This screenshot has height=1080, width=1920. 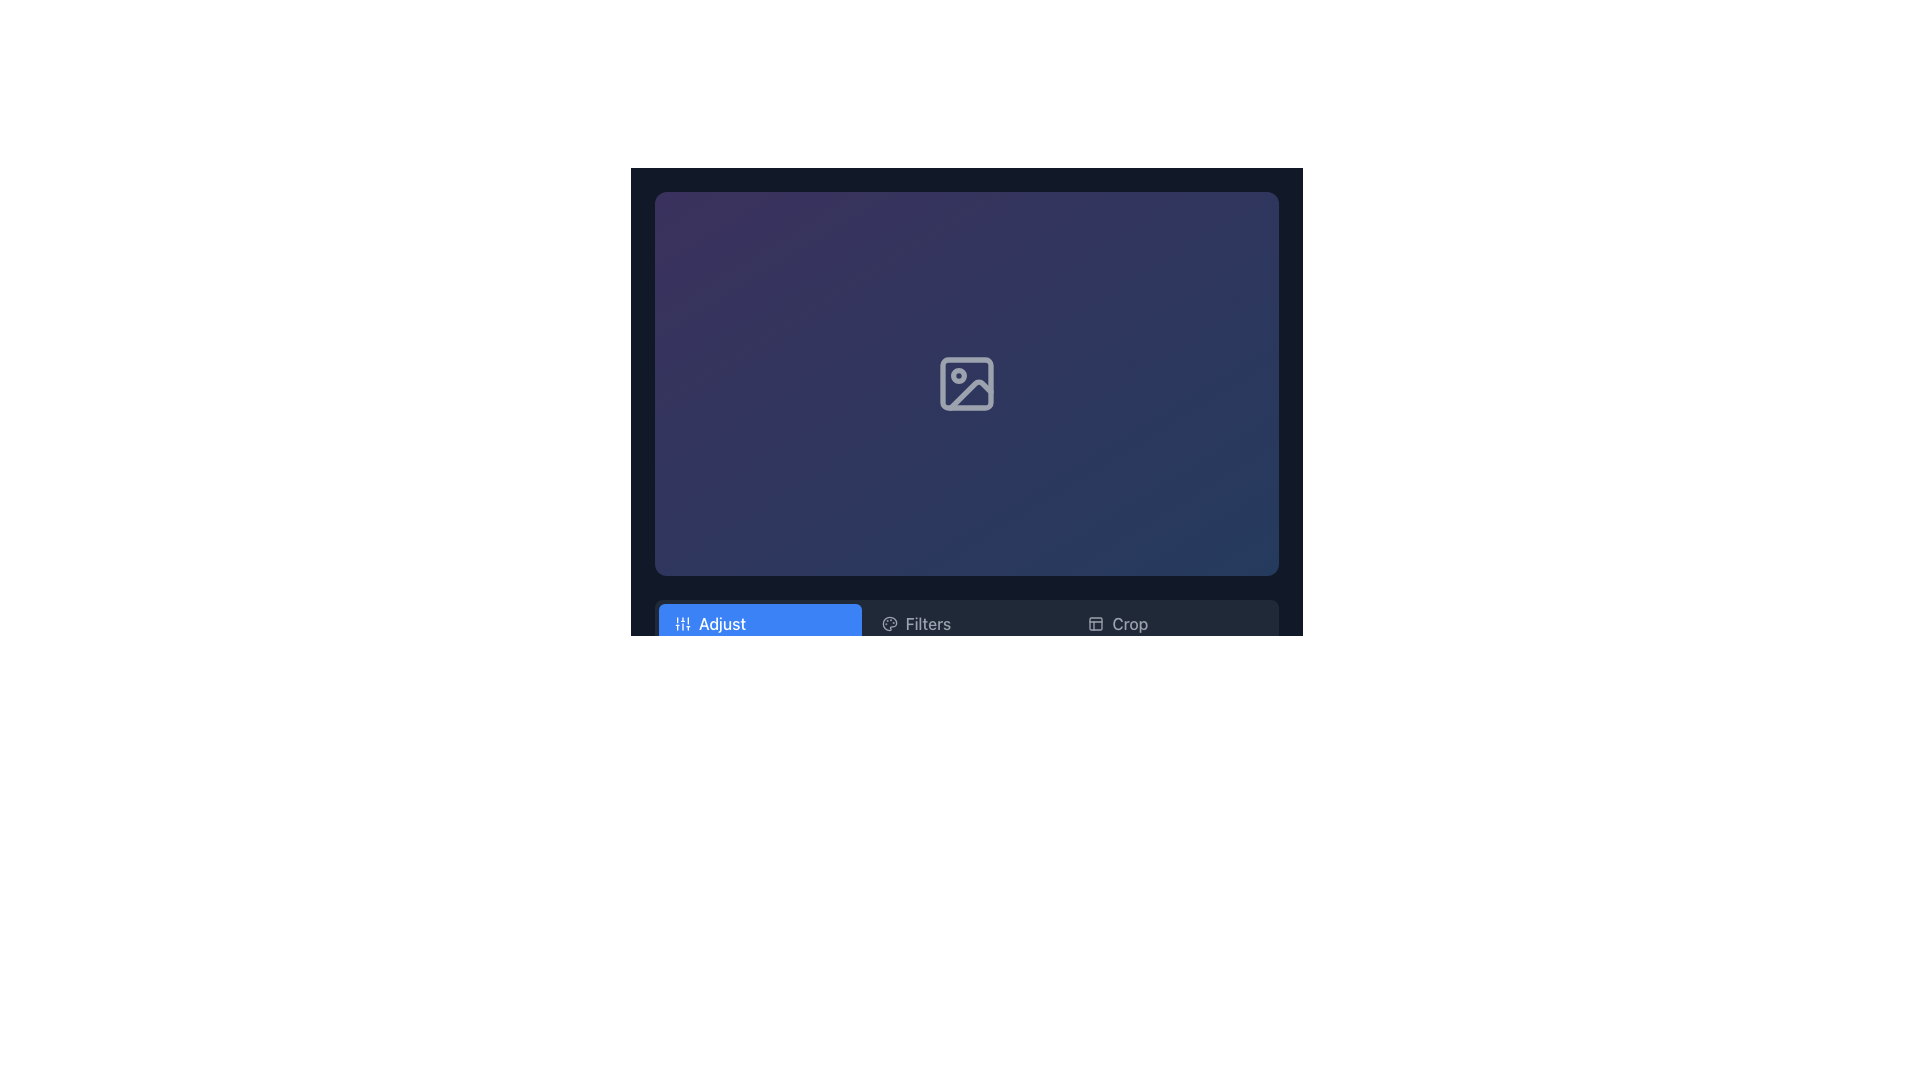 What do you see at coordinates (888, 623) in the screenshot?
I see `the paint palette icon, which symbolizes color selection and artistic actions, located towards the bottom of the interface` at bounding box center [888, 623].